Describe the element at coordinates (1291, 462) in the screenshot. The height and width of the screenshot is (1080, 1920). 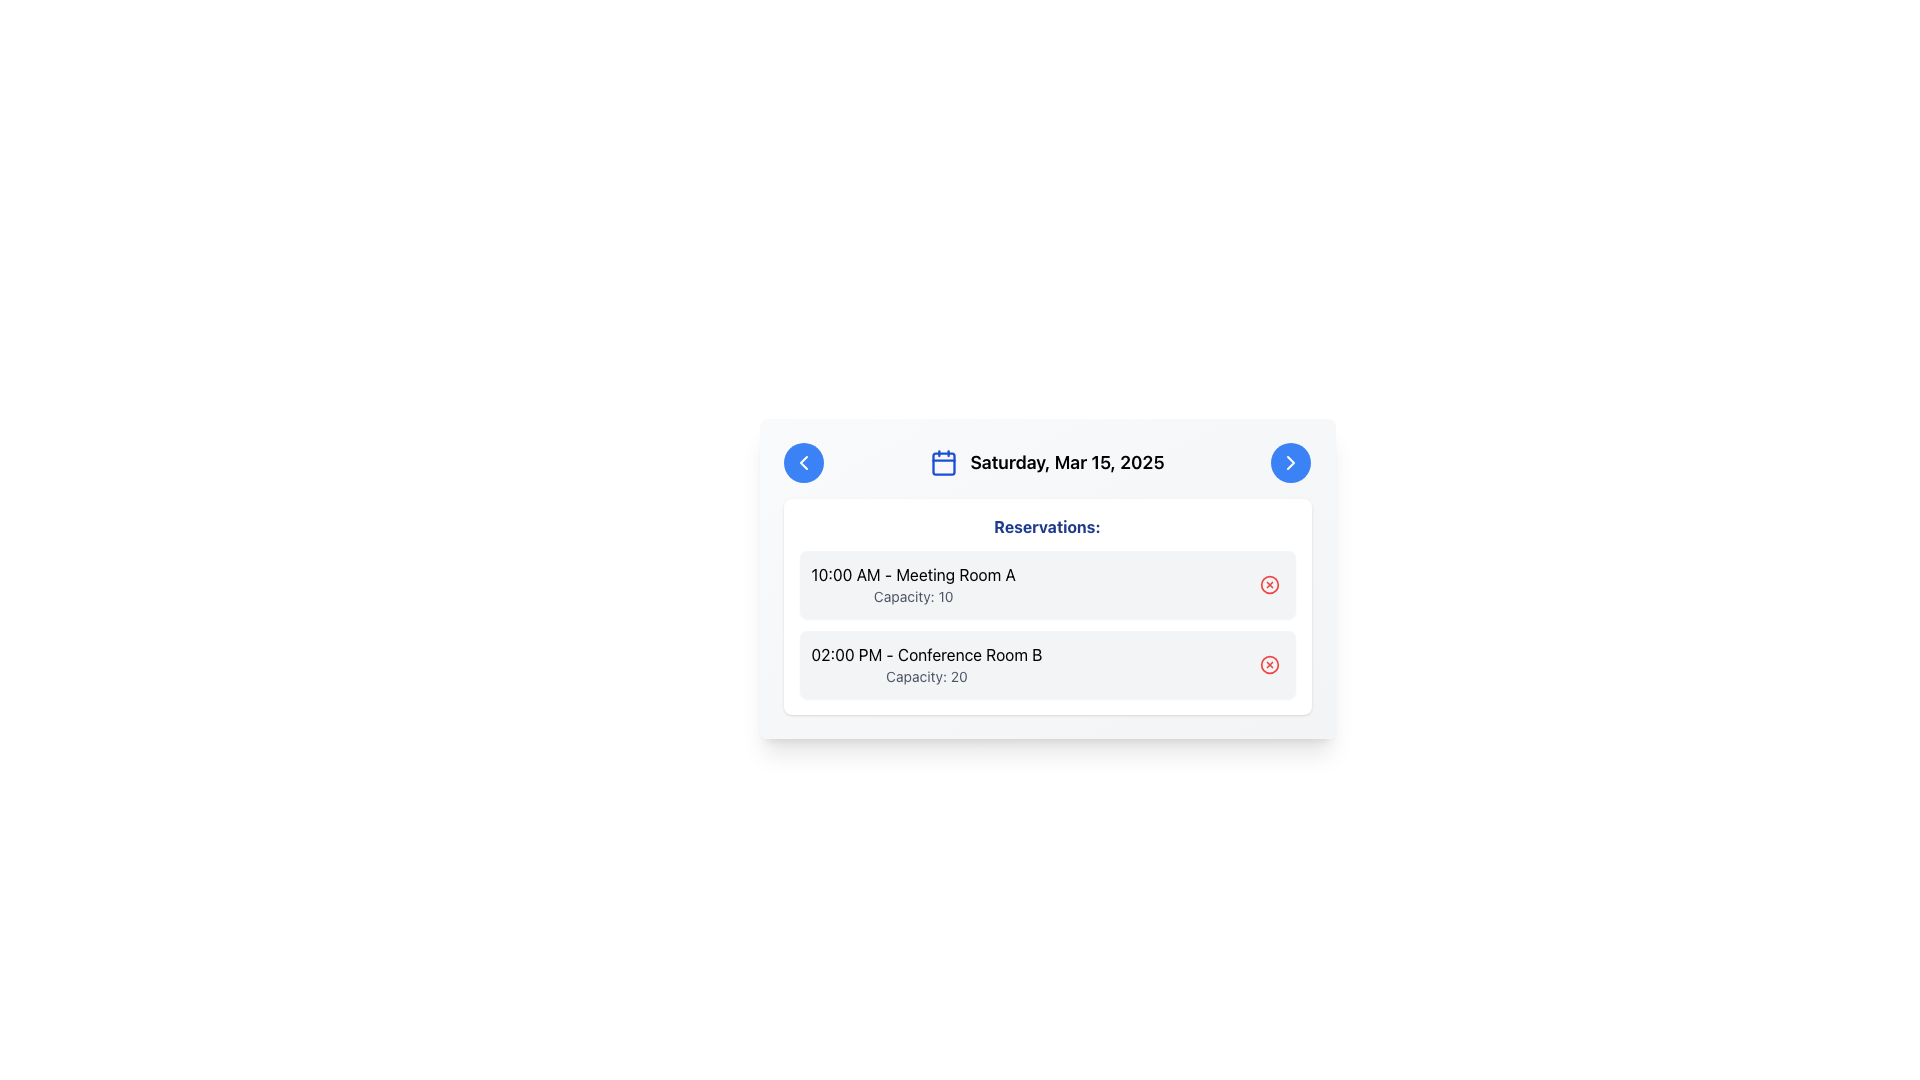
I see `the navigational control icon within the circular blue button` at that location.